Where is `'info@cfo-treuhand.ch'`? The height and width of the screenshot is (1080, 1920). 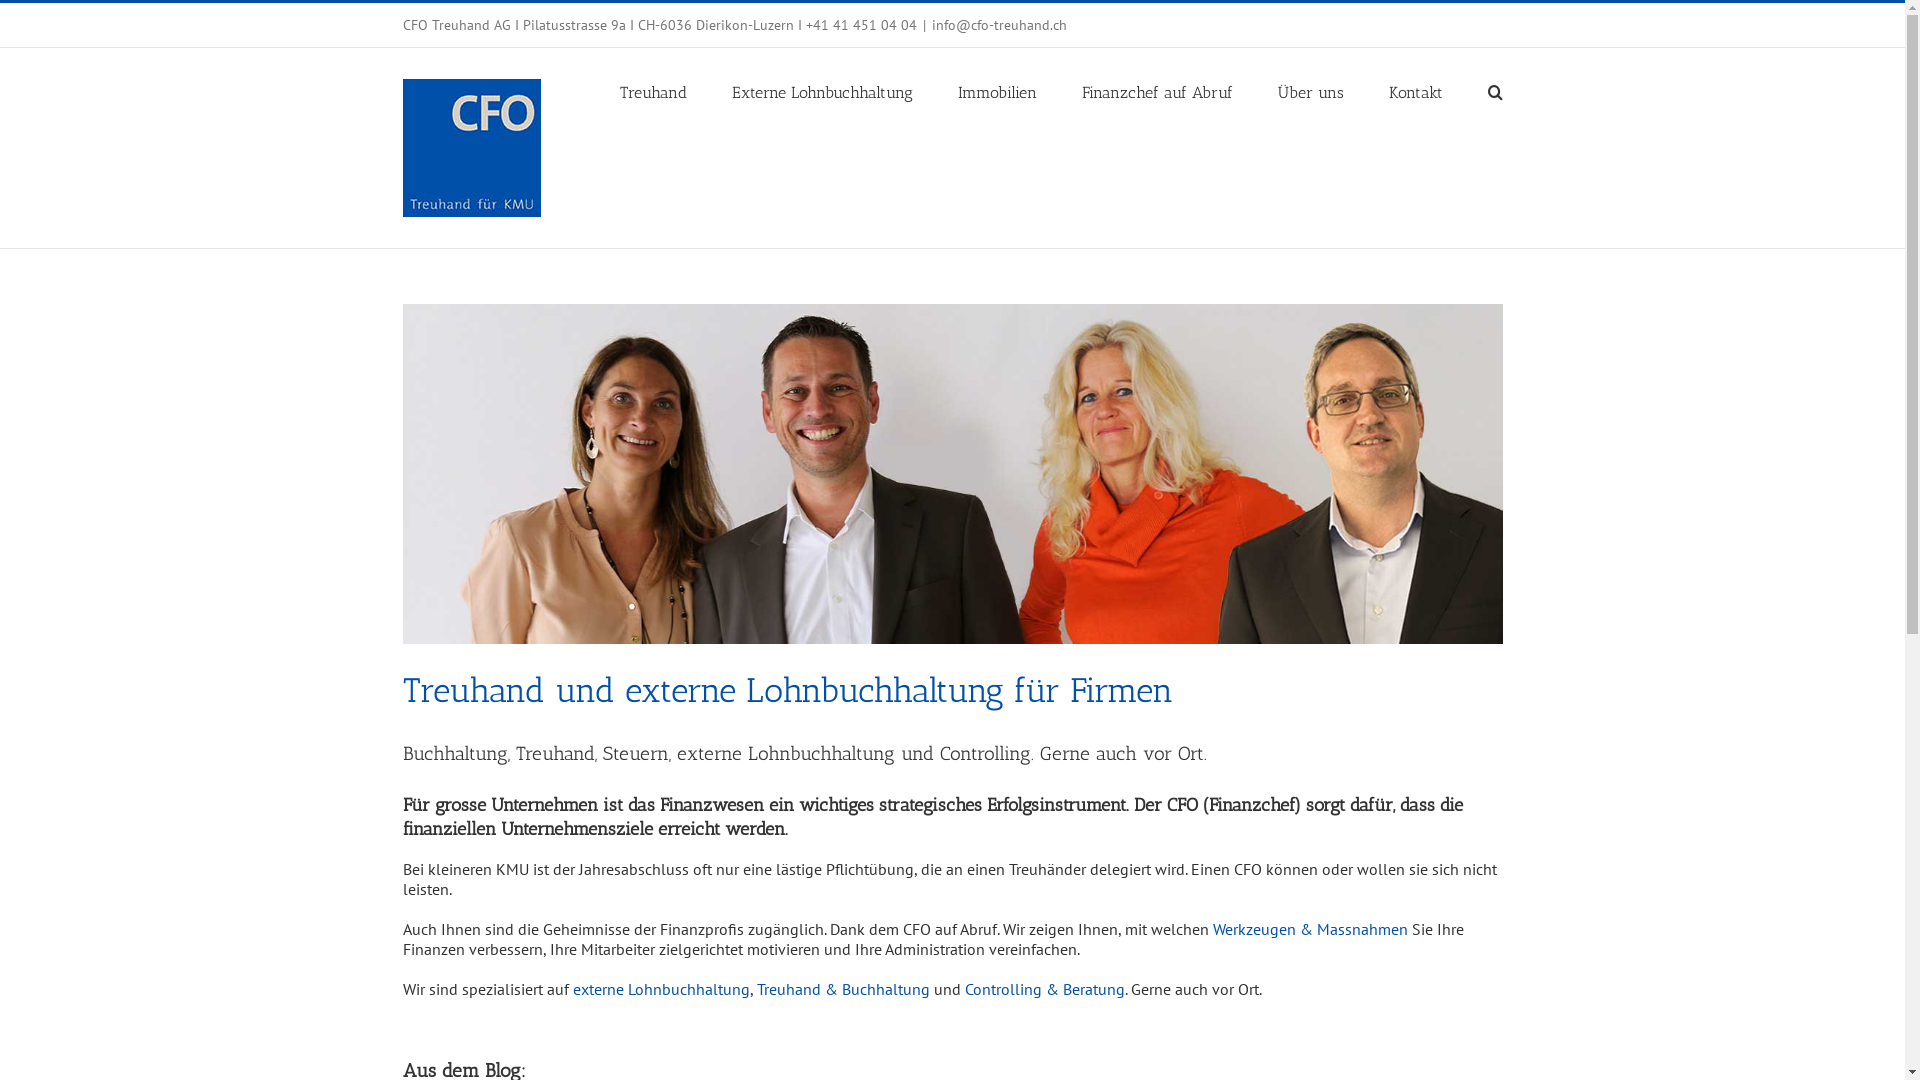
'info@cfo-treuhand.ch' is located at coordinates (999, 24).